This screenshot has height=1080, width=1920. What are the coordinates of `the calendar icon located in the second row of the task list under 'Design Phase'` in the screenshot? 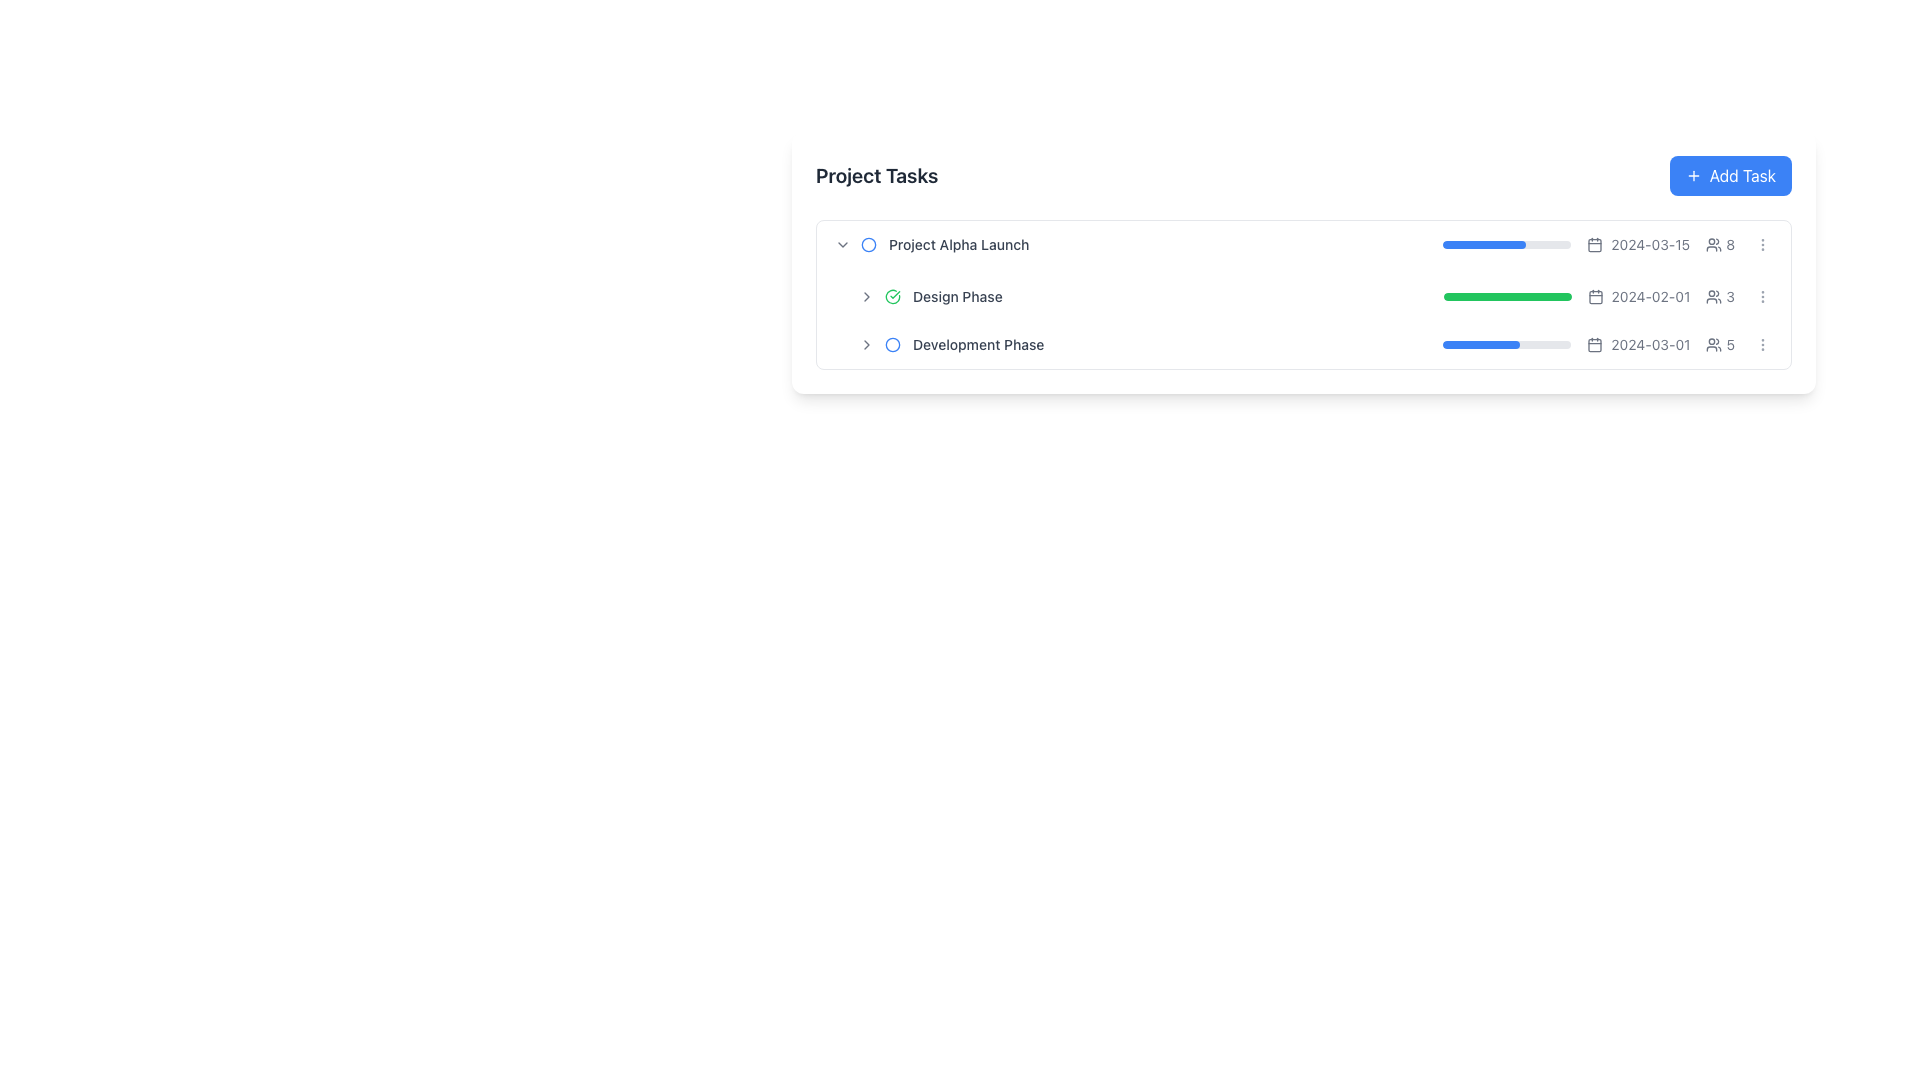 It's located at (1609, 297).